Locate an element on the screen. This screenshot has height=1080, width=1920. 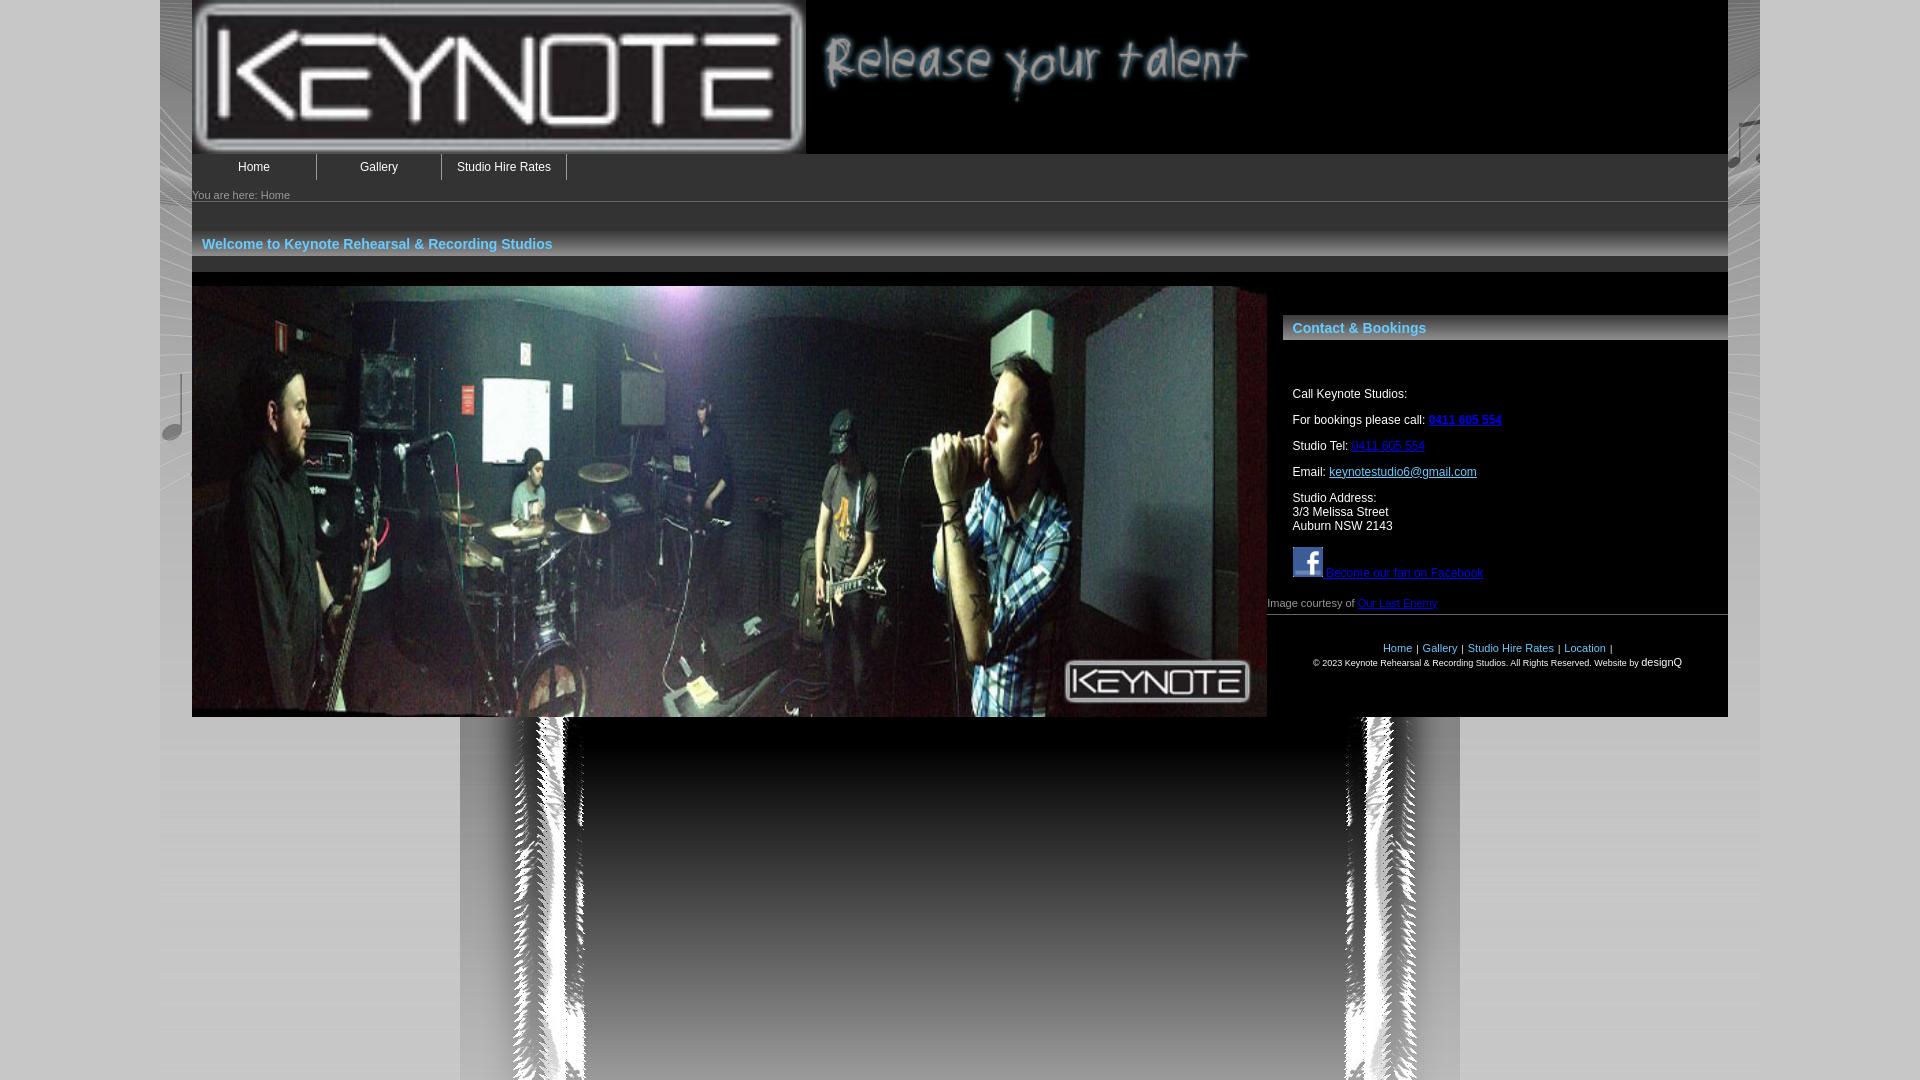
'Home' is located at coordinates (253, 165).